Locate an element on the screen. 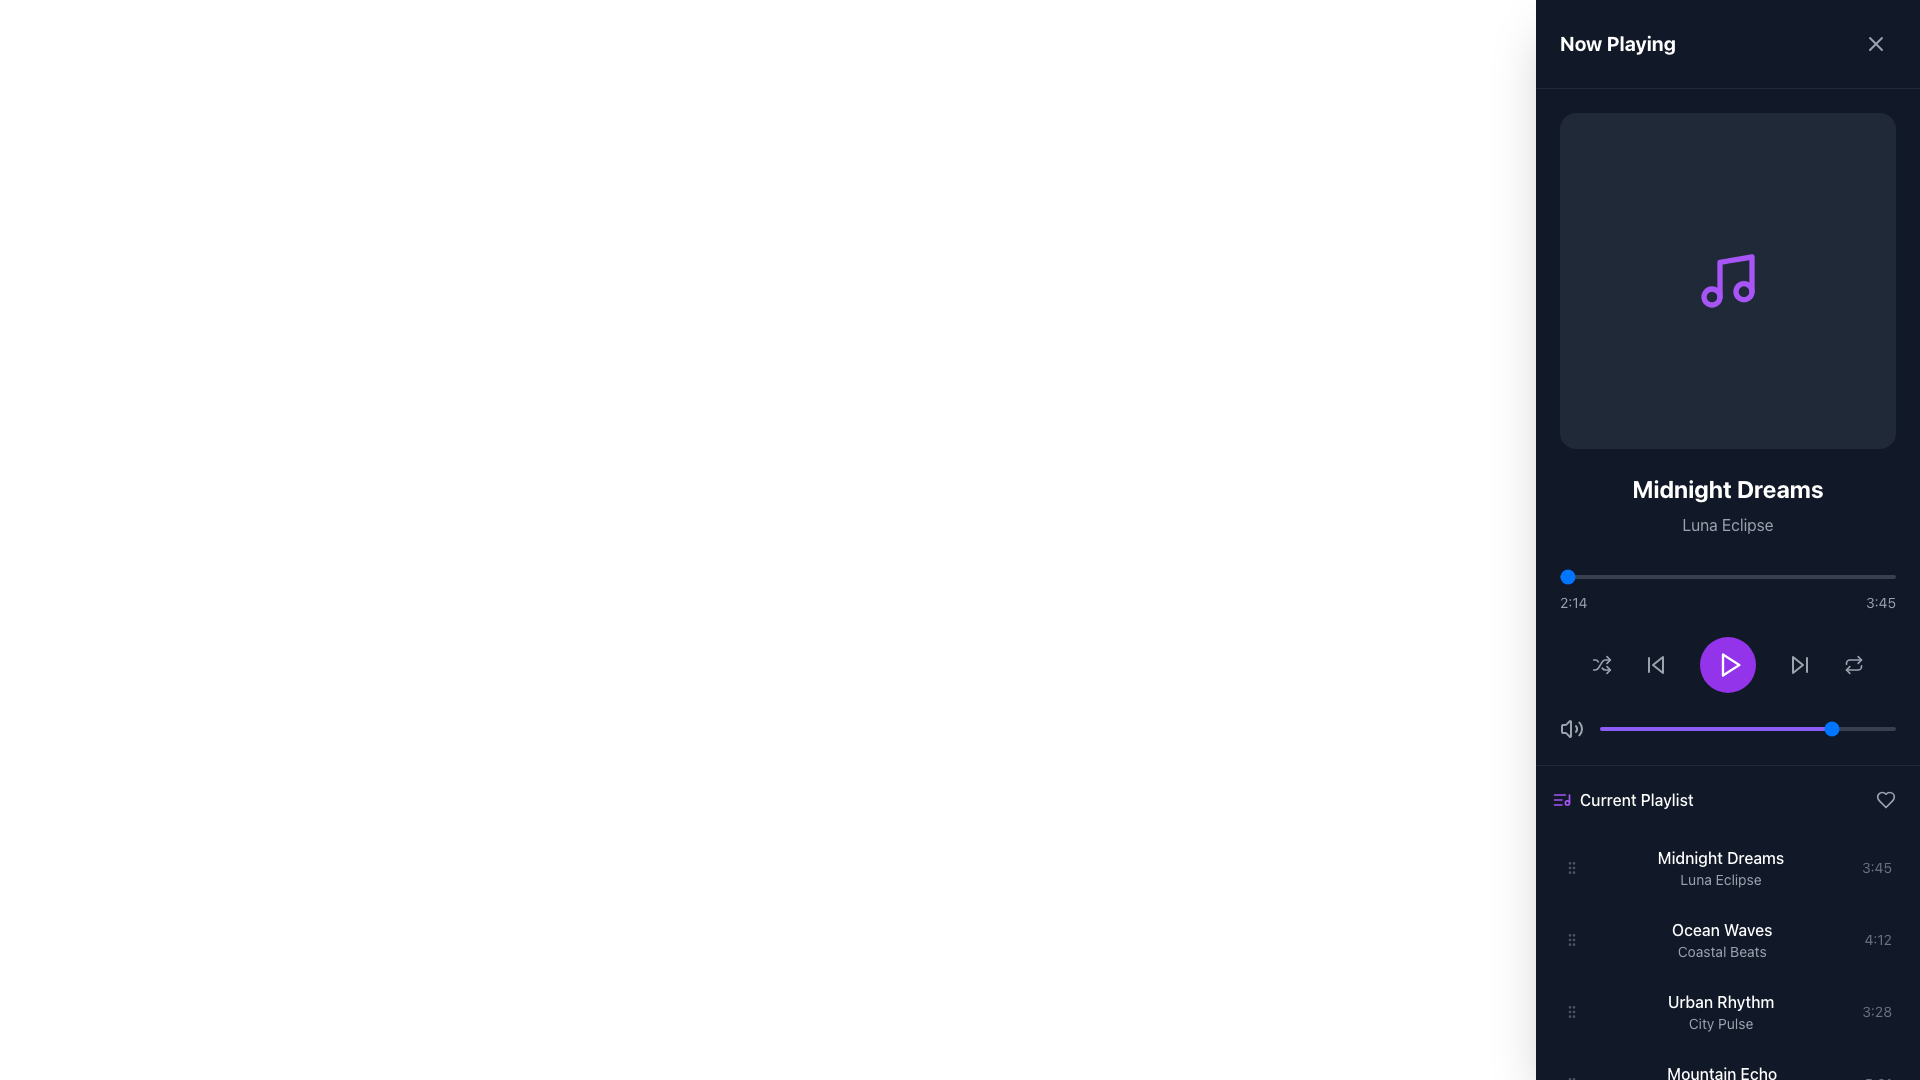  the playback progress is located at coordinates (1743, 577).